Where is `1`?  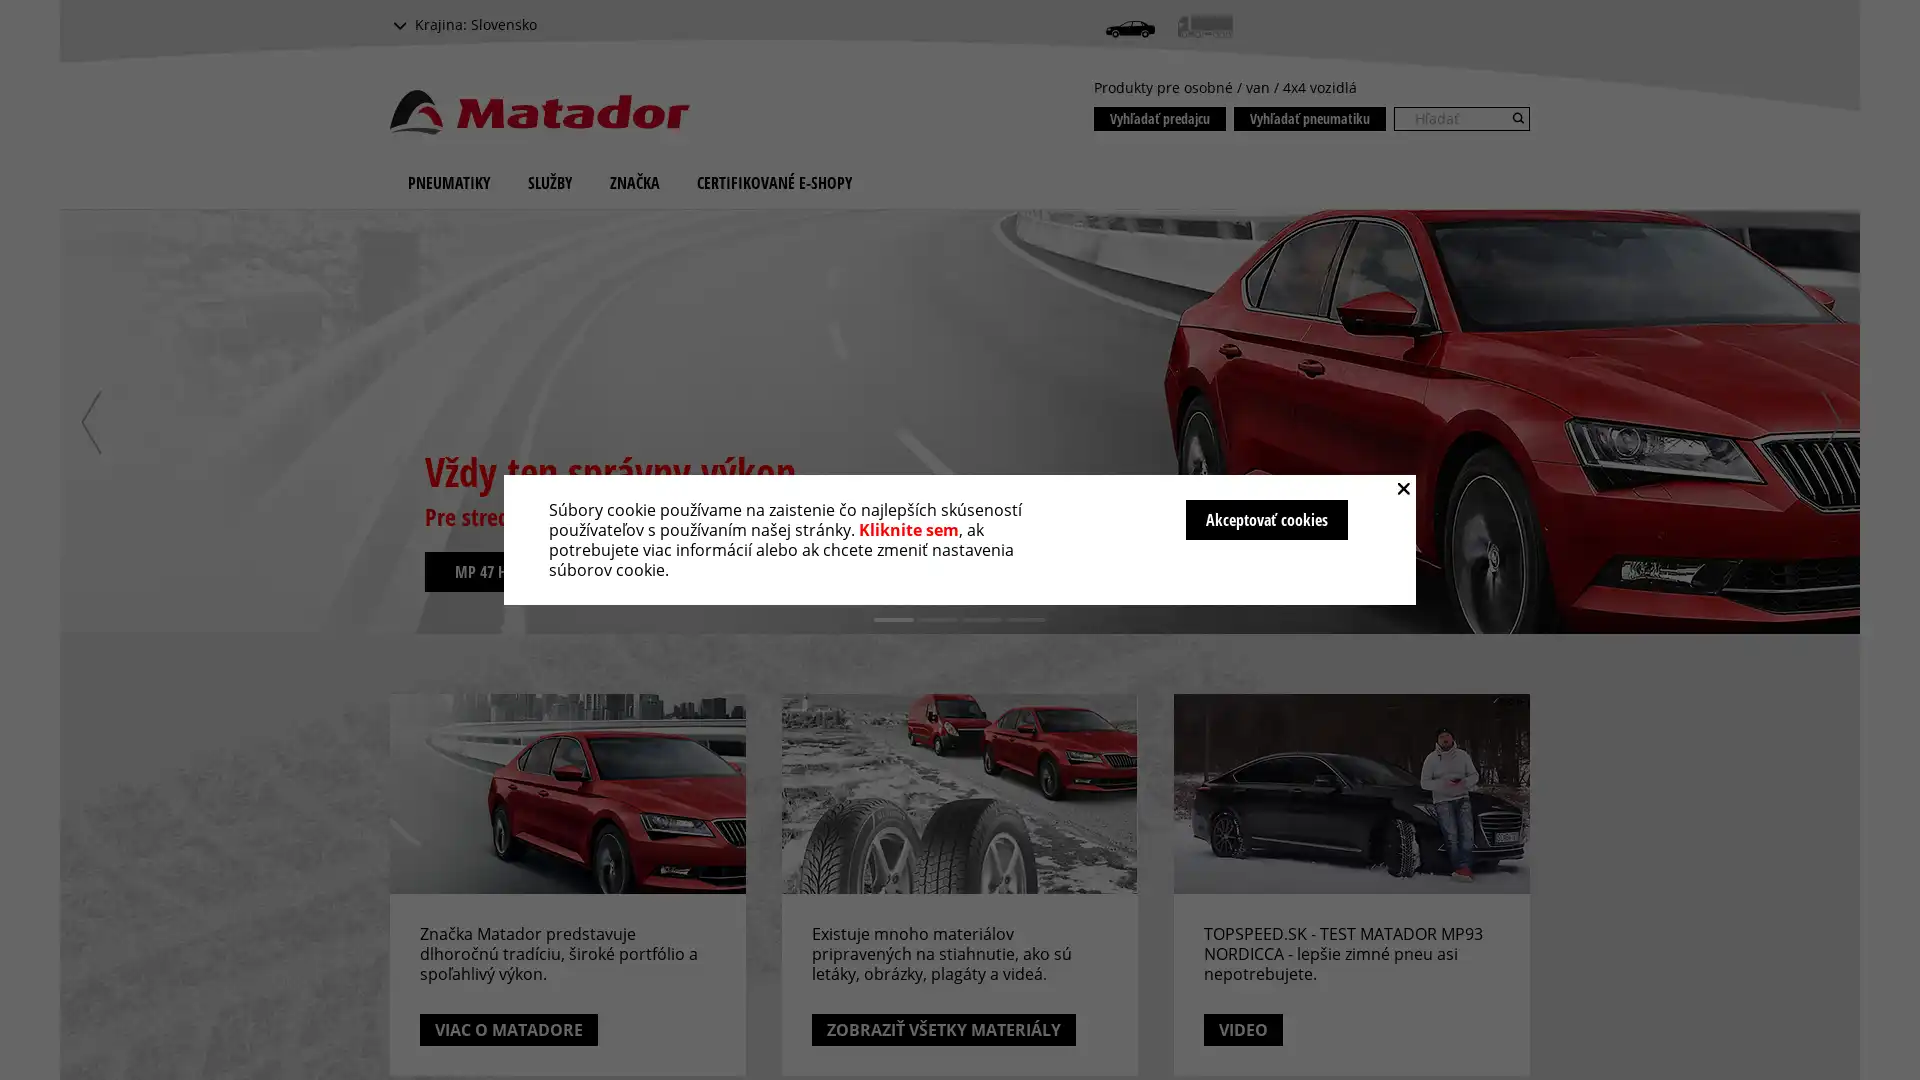 1 is located at coordinates (892, 619).